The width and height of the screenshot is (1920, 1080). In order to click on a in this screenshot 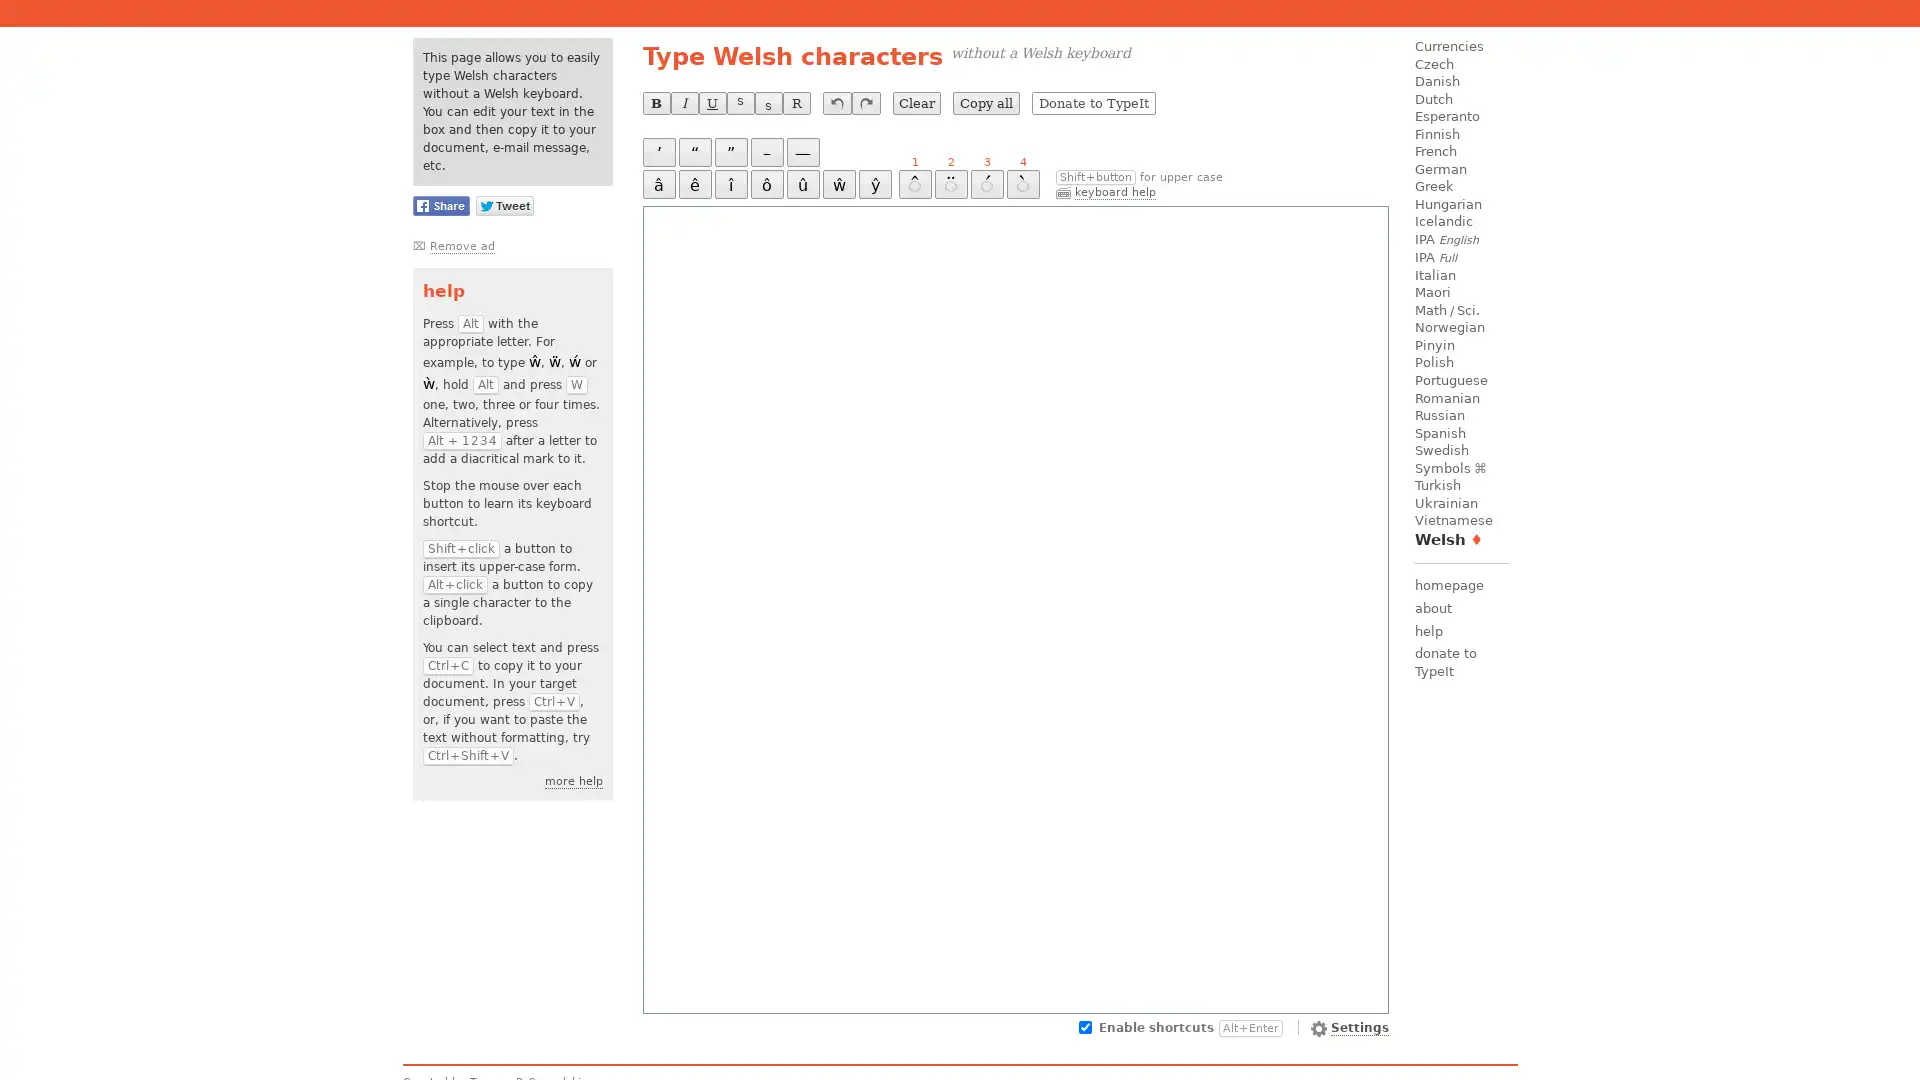, I will do `click(658, 184)`.